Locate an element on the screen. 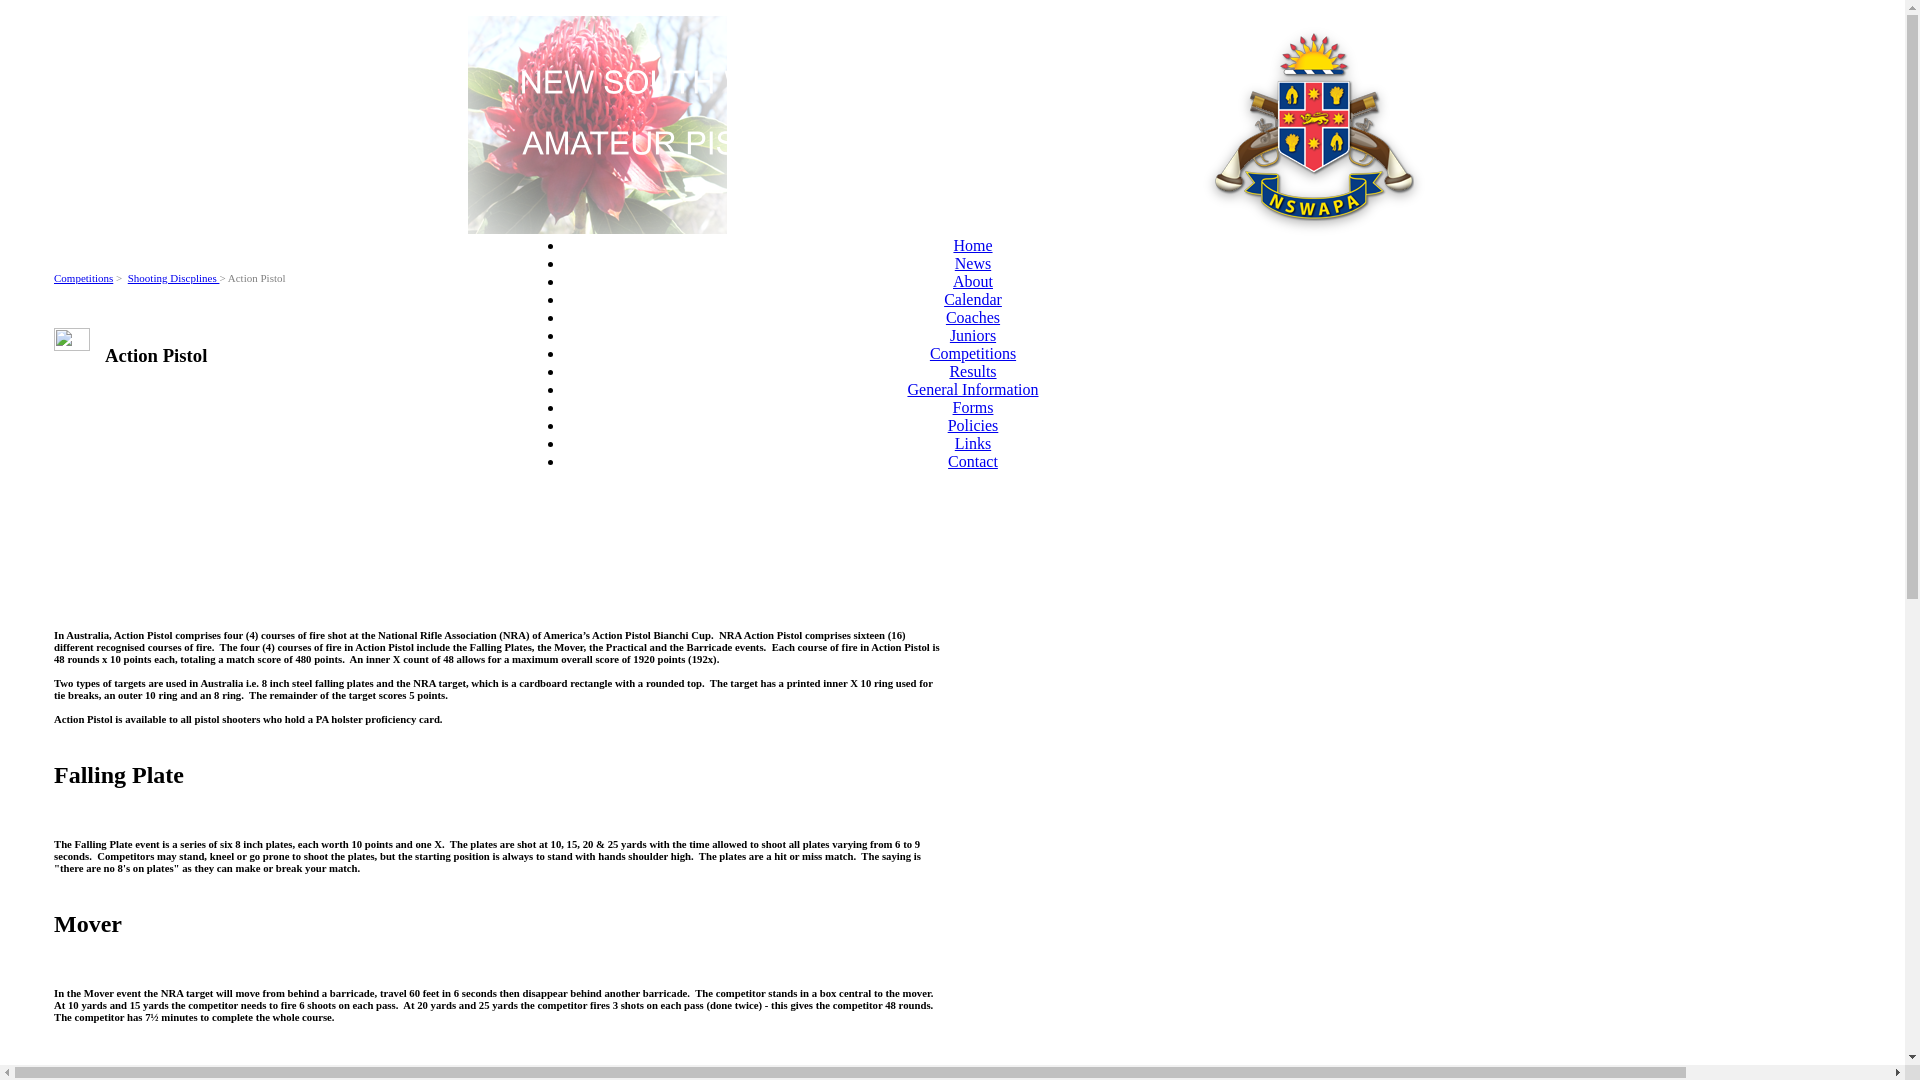 This screenshot has height=1080, width=1920. 'Links' is located at coordinates (954, 442).